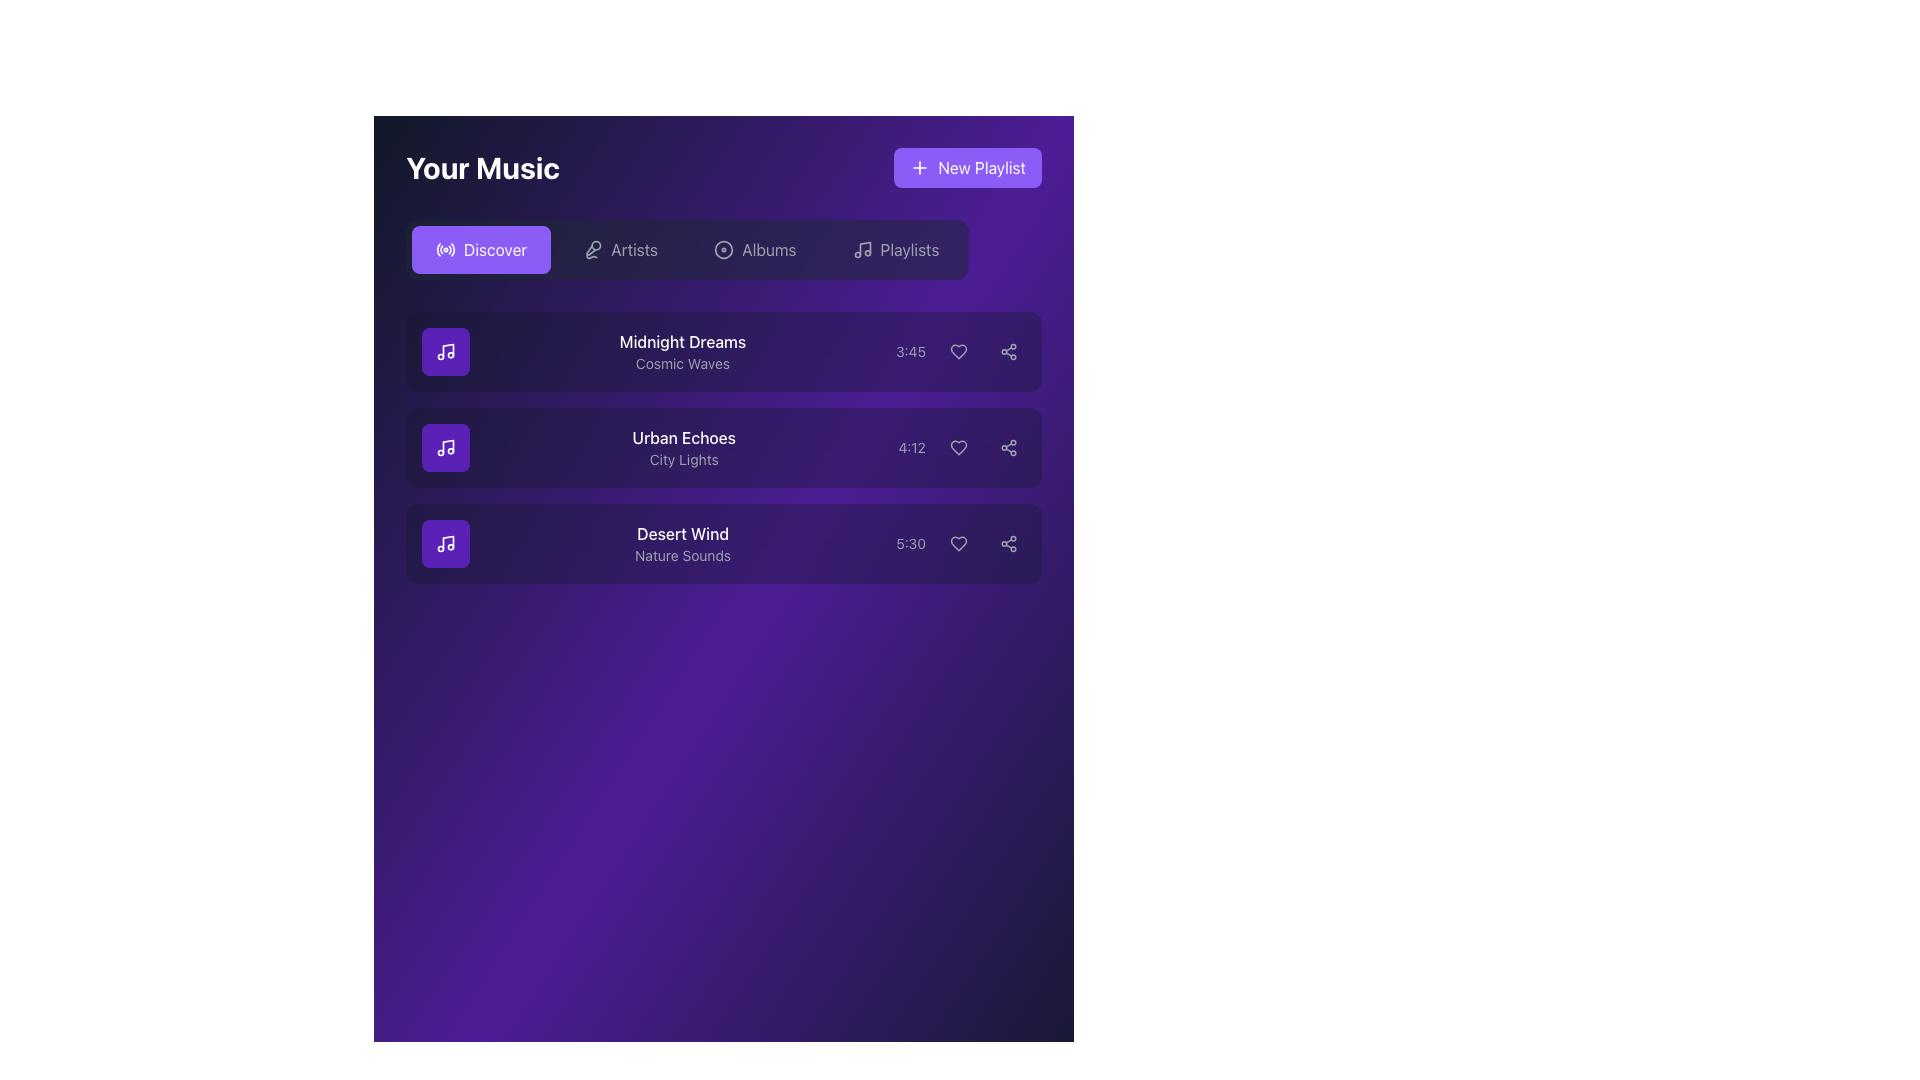 The width and height of the screenshot is (1920, 1080). What do you see at coordinates (960, 350) in the screenshot?
I see `the heart icon to mark the song 'Midnight Dreams' as liked, located in the 'Your Music' section of the horizontal row` at bounding box center [960, 350].